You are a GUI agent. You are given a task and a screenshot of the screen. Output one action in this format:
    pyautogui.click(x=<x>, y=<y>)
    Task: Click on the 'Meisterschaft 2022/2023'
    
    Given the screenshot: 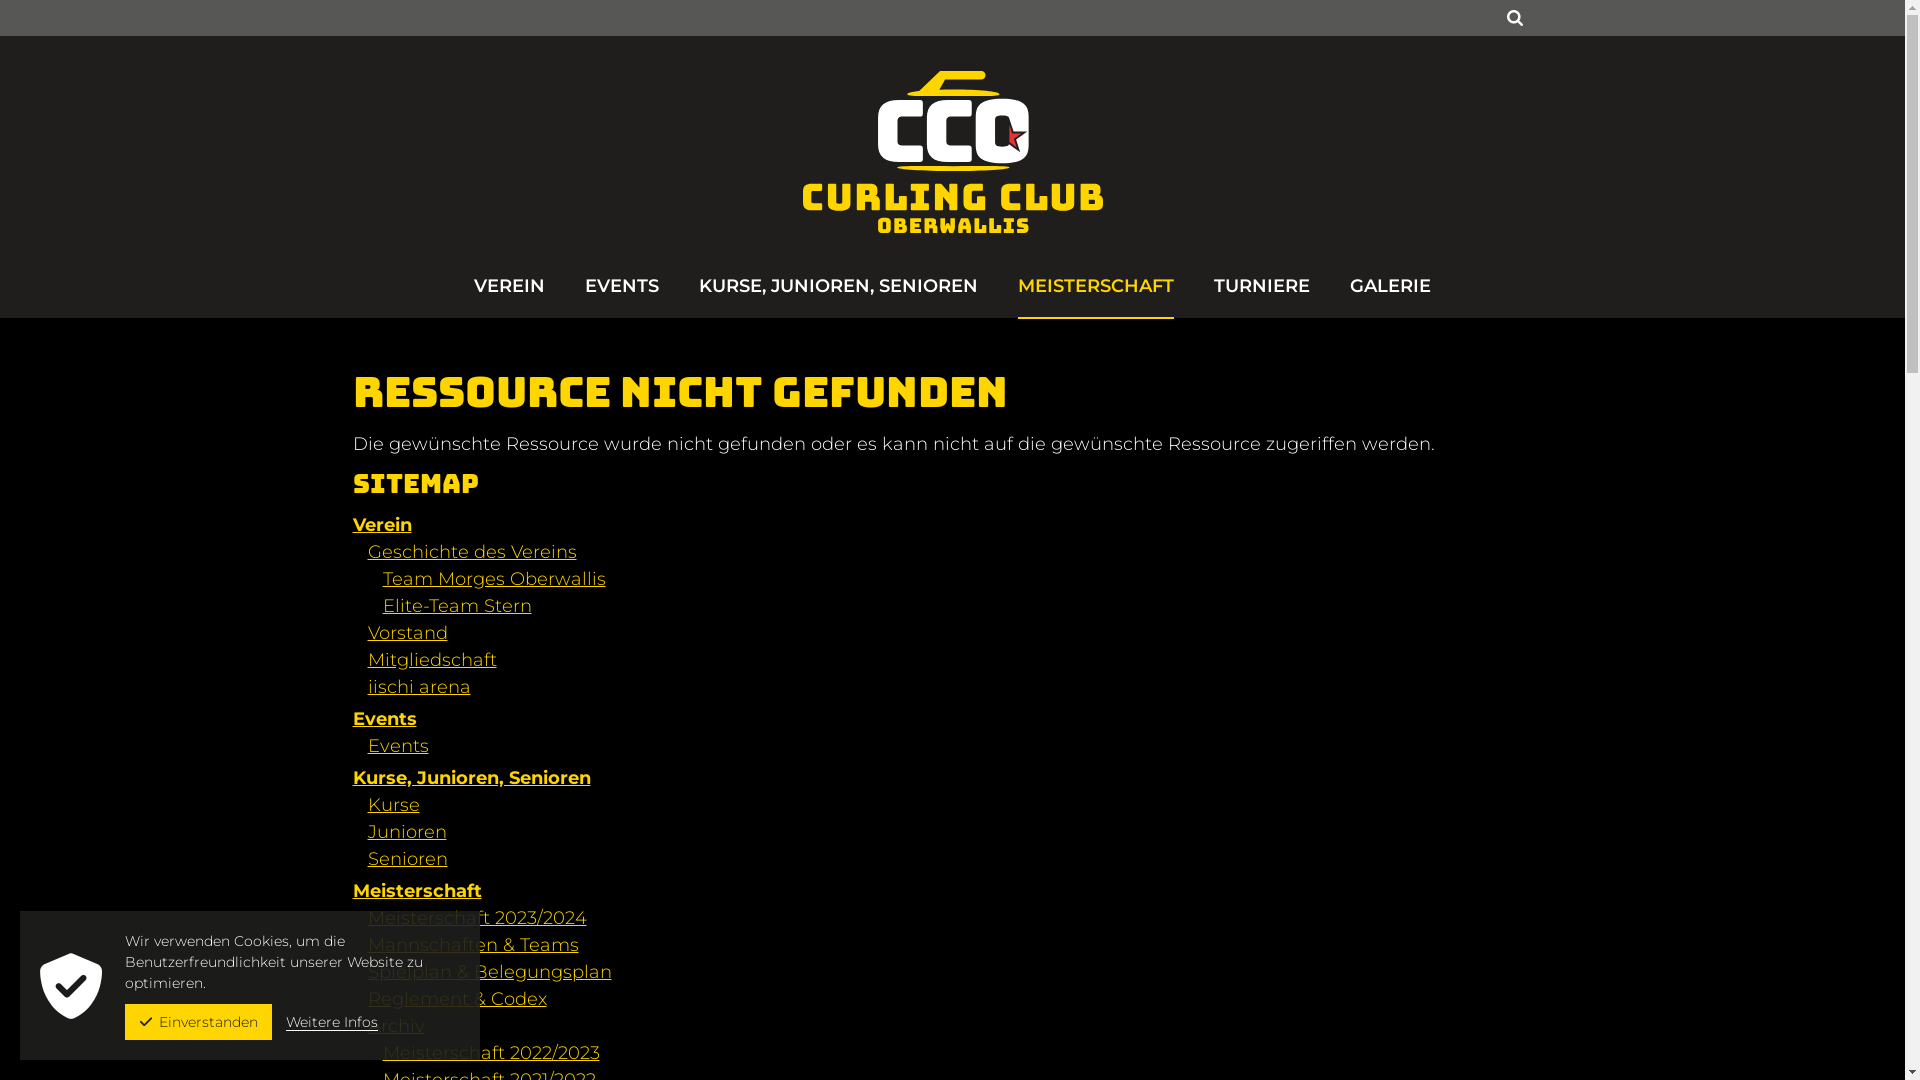 What is the action you would take?
    pyautogui.click(x=490, y=1052)
    